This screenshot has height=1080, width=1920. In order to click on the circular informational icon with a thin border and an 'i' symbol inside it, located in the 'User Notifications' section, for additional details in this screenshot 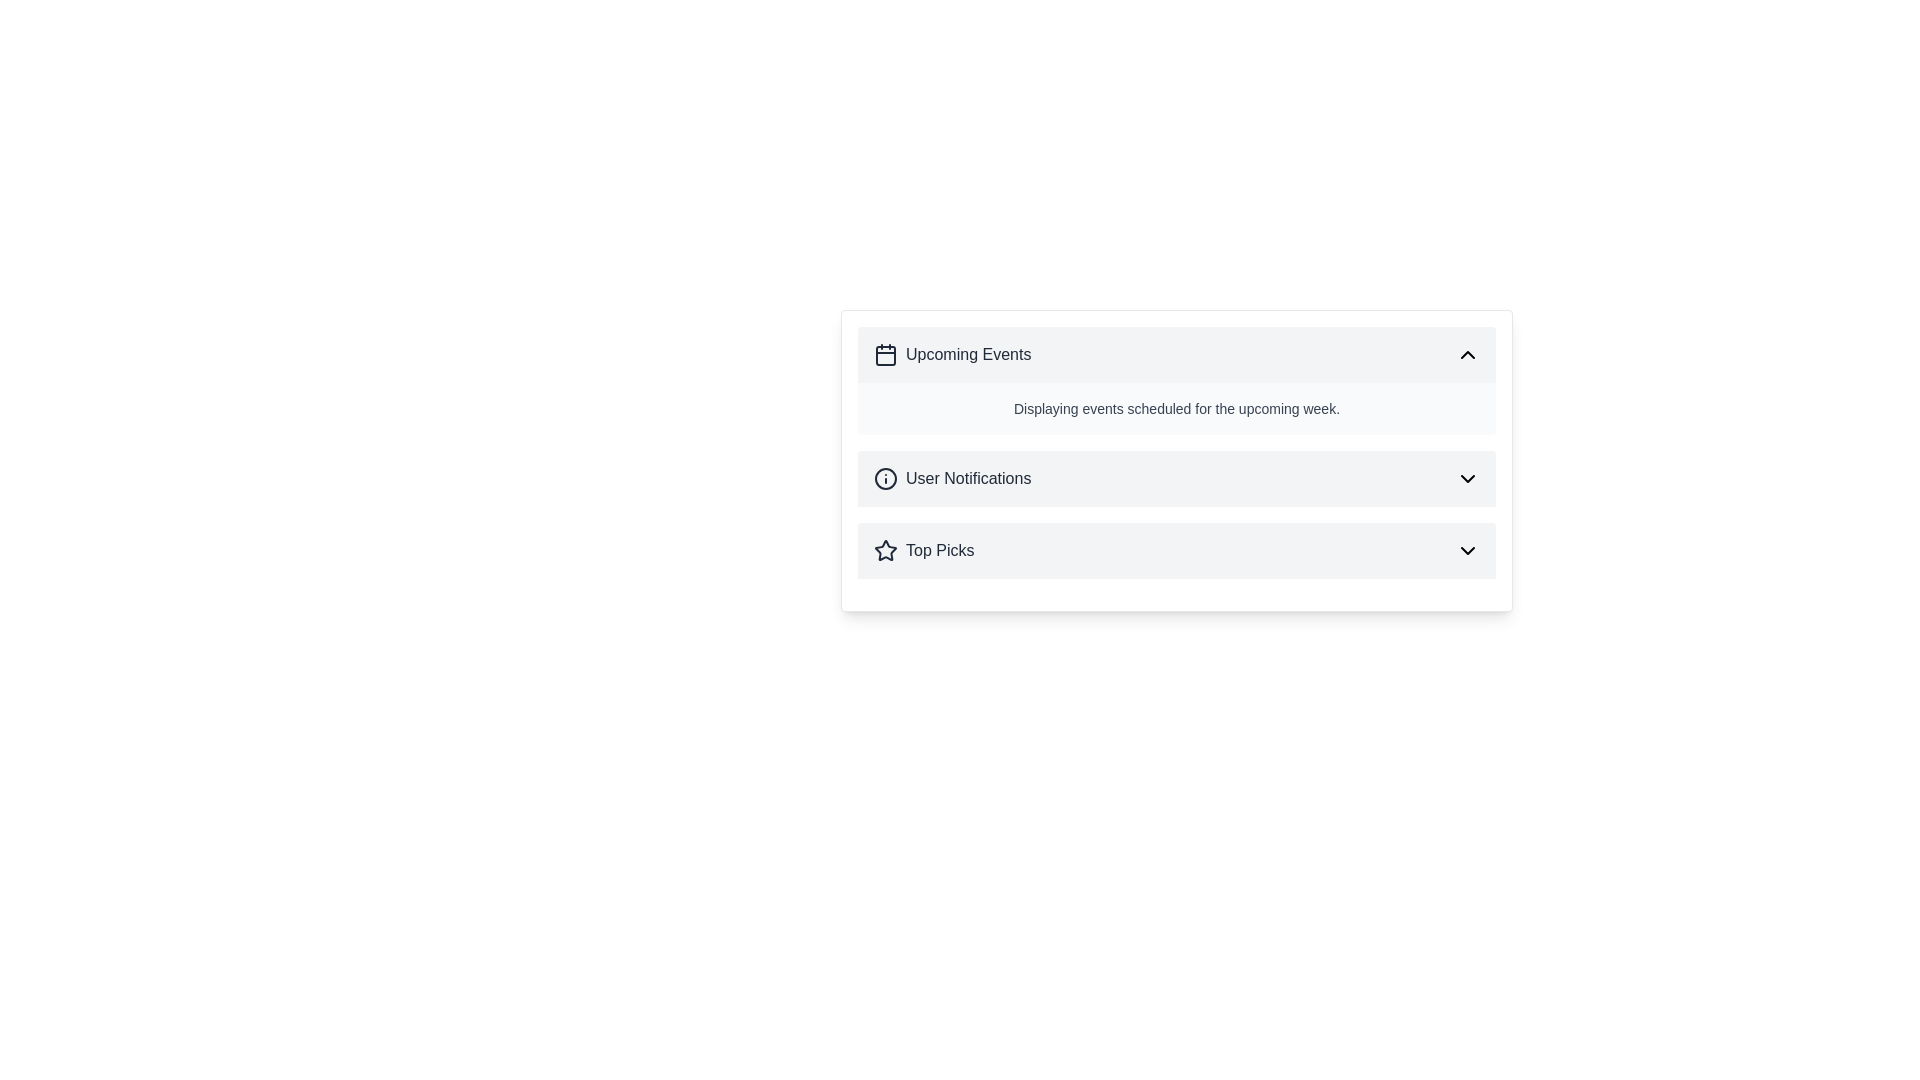, I will do `click(885, 478)`.